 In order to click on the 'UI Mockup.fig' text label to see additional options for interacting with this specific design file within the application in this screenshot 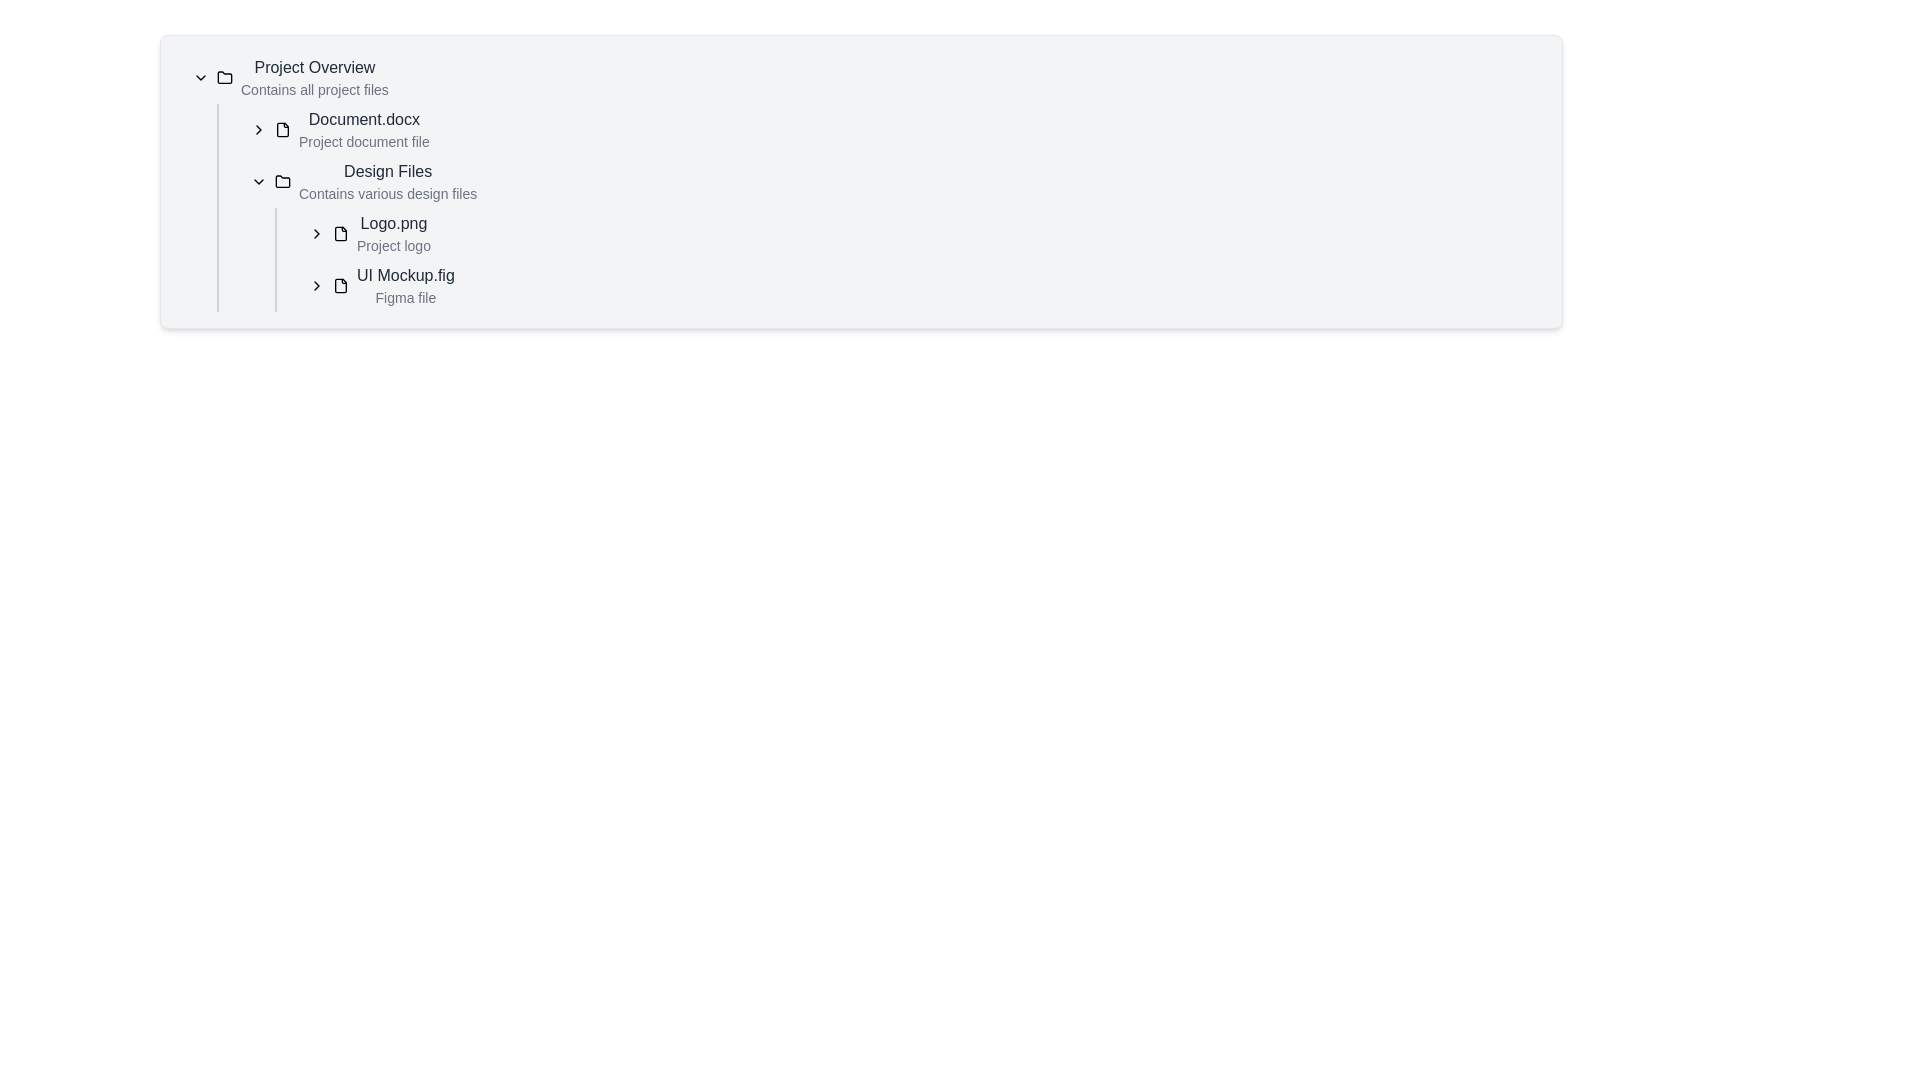, I will do `click(404, 285)`.